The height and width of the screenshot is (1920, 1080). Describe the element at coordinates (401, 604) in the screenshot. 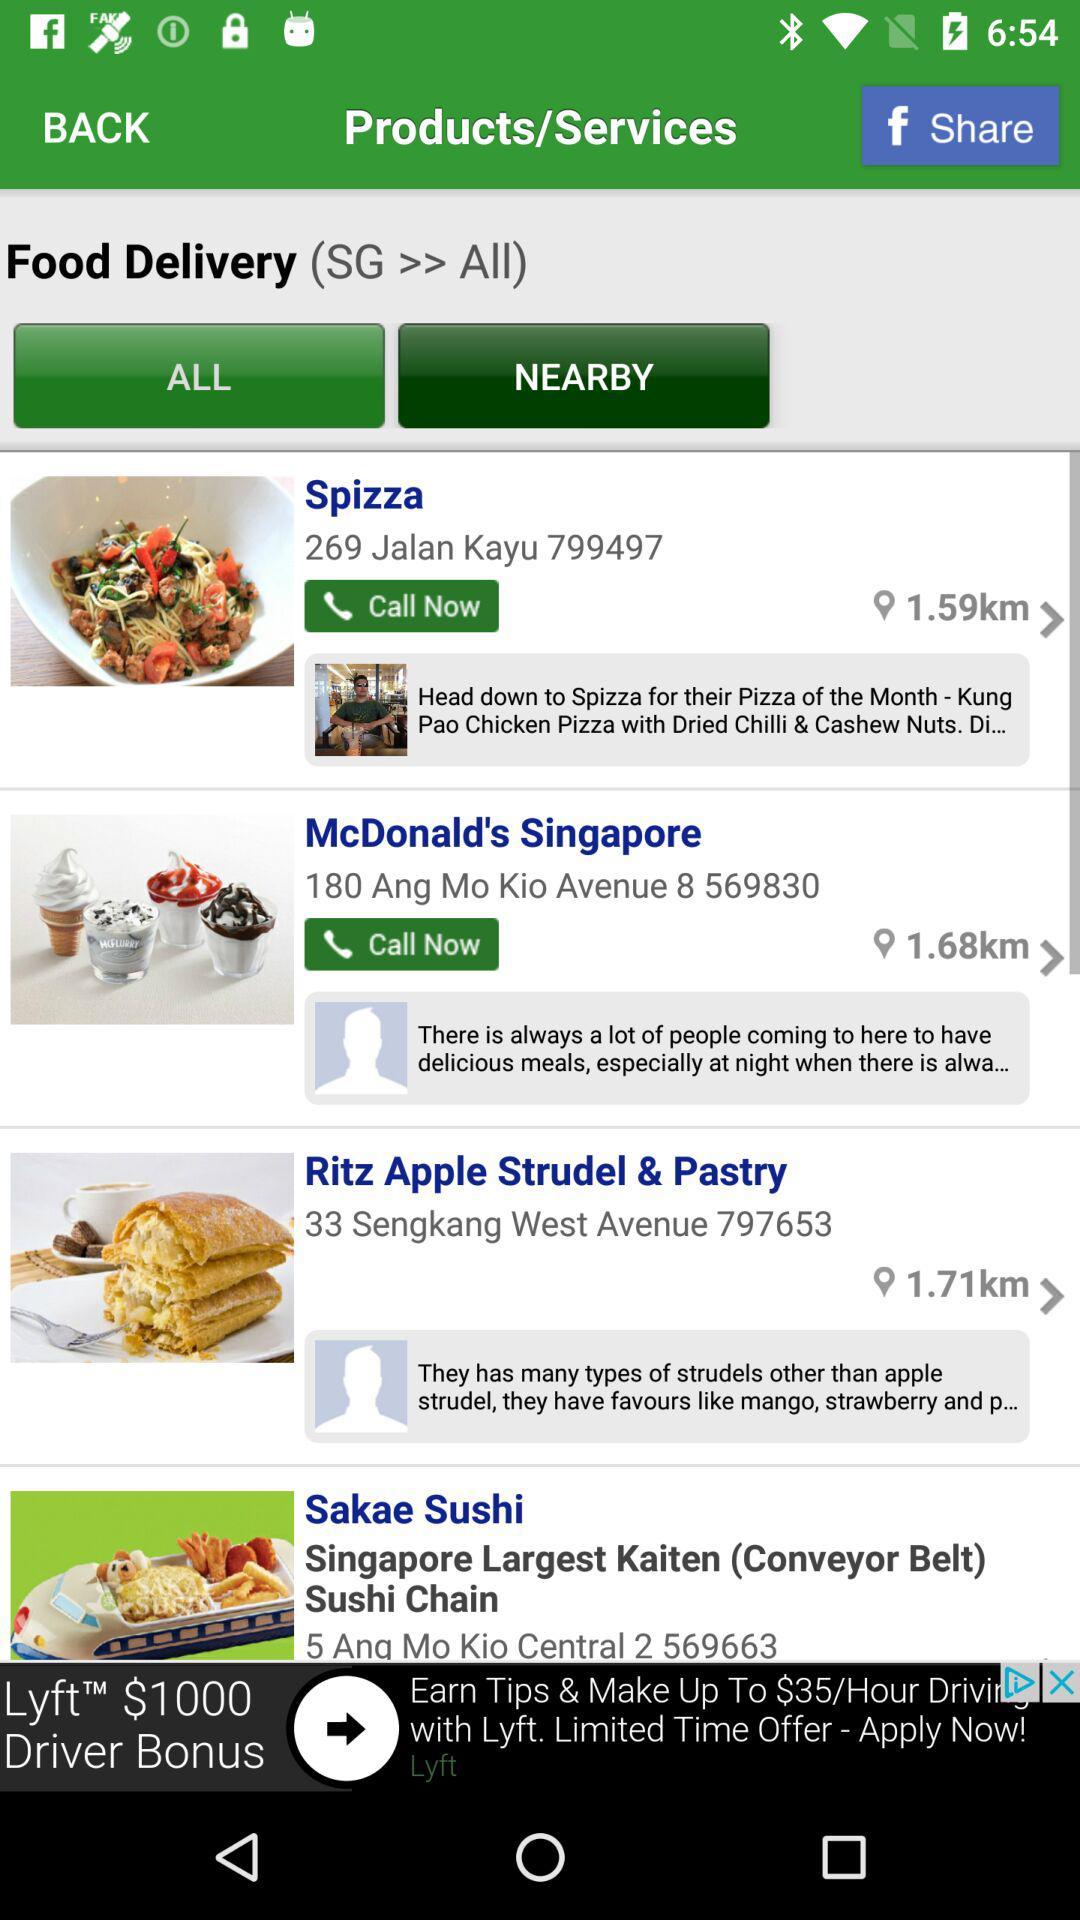

I see `third green button from top` at that location.